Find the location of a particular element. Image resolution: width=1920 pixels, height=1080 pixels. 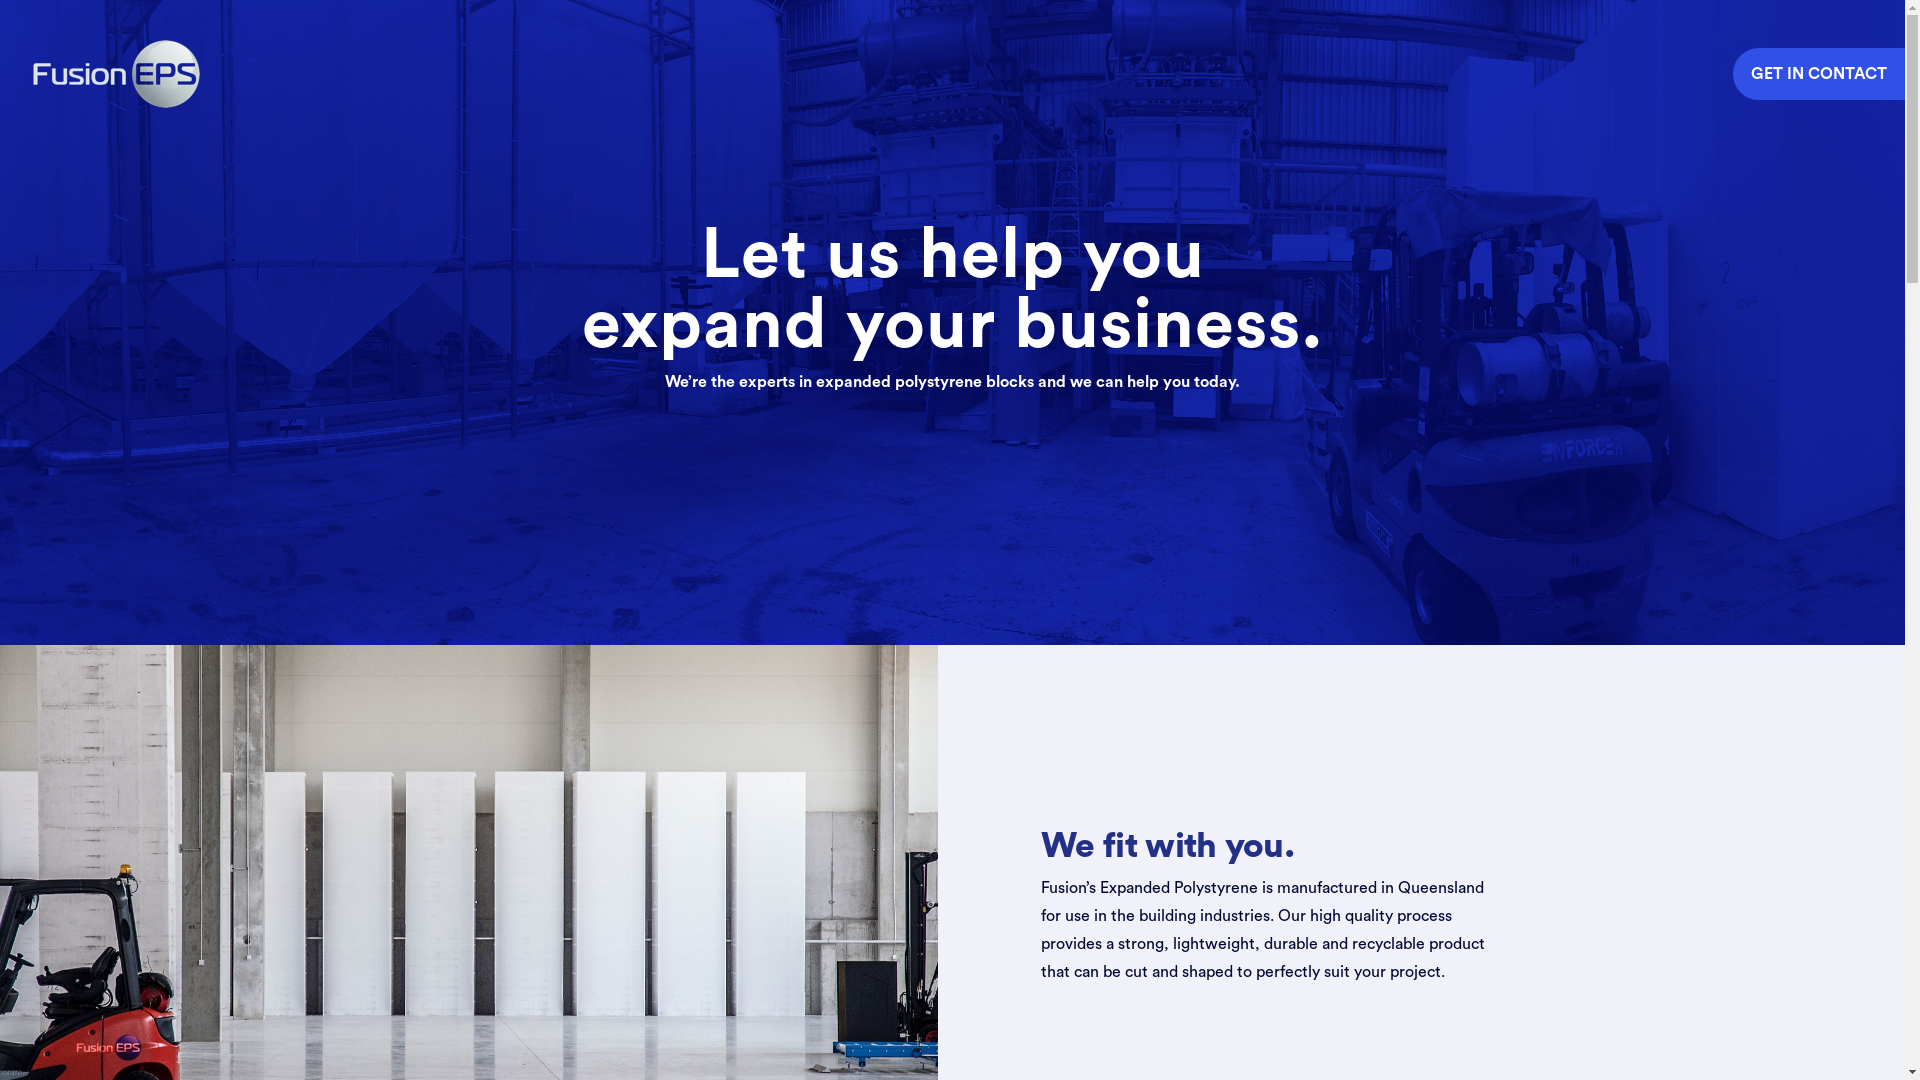

'GET IN CONTACT' is located at coordinates (1819, 72).